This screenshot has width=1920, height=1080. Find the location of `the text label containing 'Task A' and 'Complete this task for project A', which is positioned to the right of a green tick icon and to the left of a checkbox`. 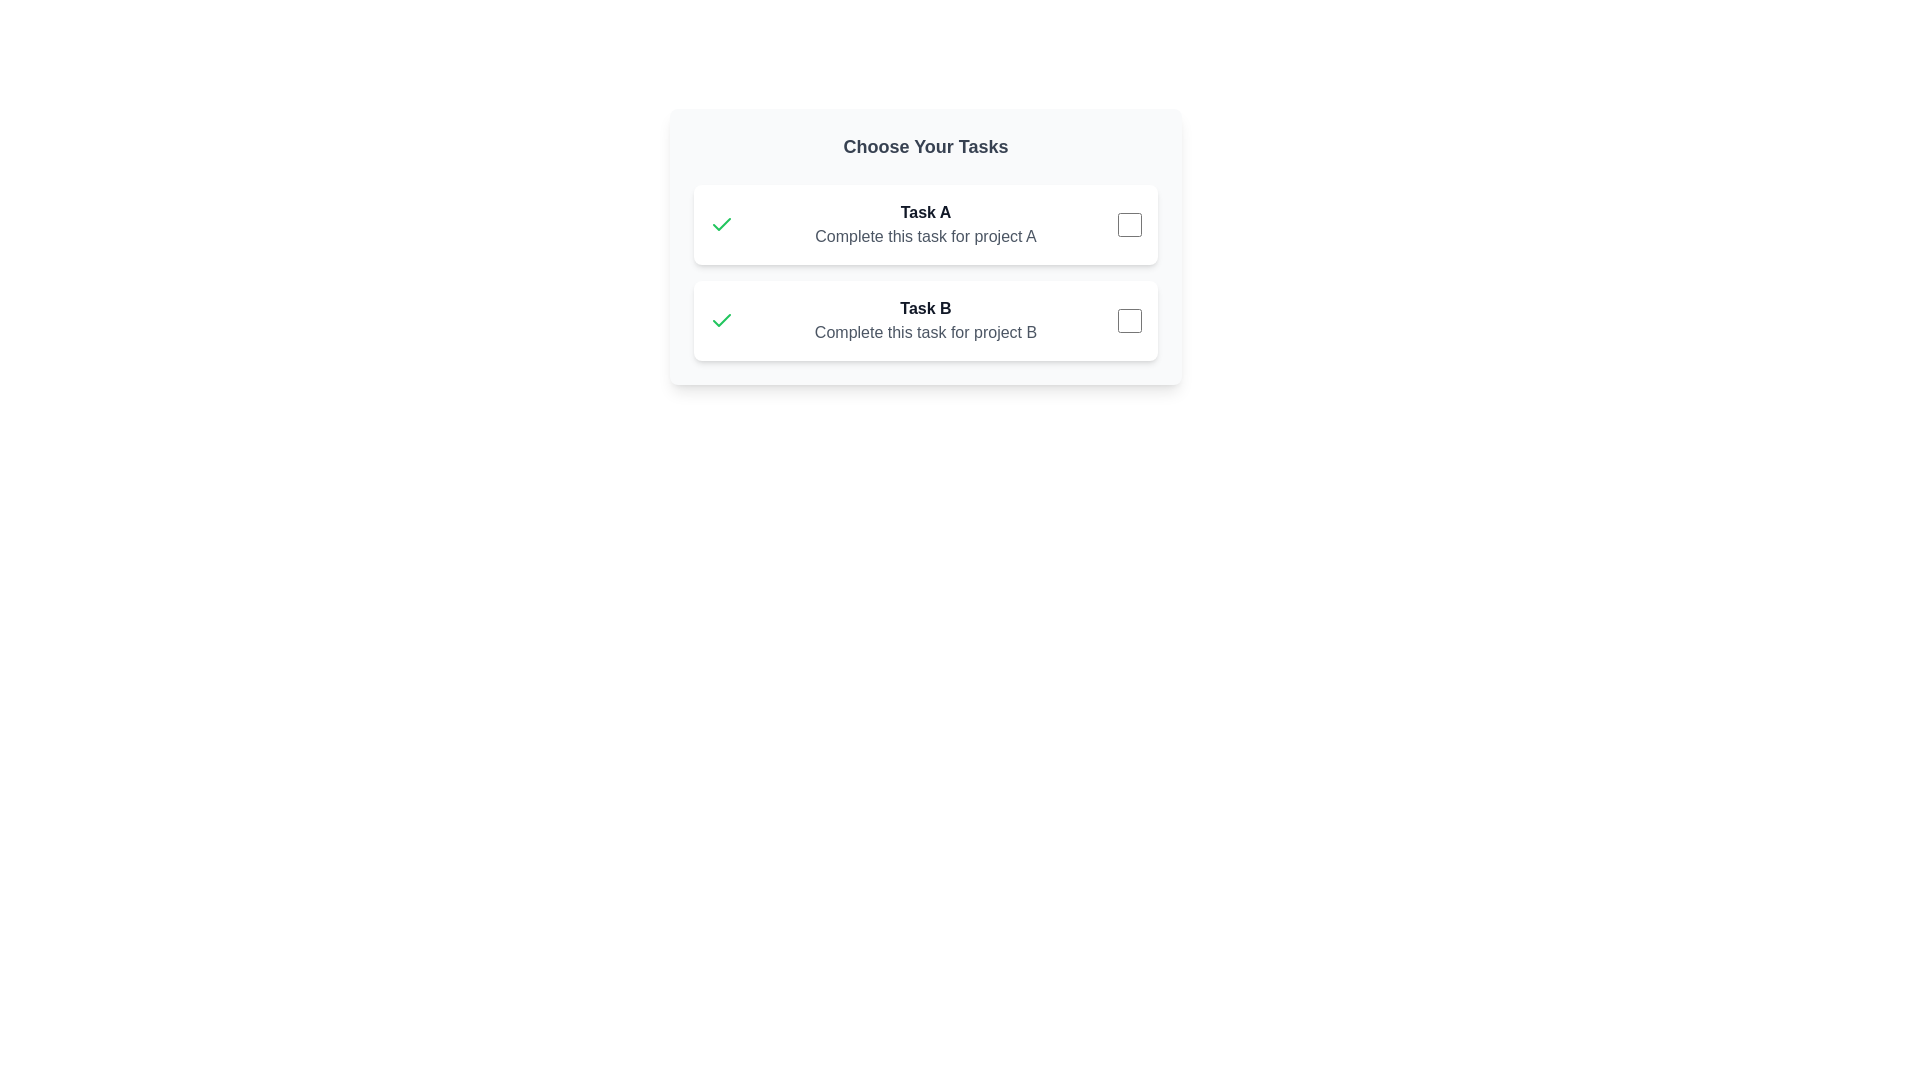

the text label containing 'Task A' and 'Complete this task for project A', which is positioned to the right of a green tick icon and to the left of a checkbox is located at coordinates (925, 224).